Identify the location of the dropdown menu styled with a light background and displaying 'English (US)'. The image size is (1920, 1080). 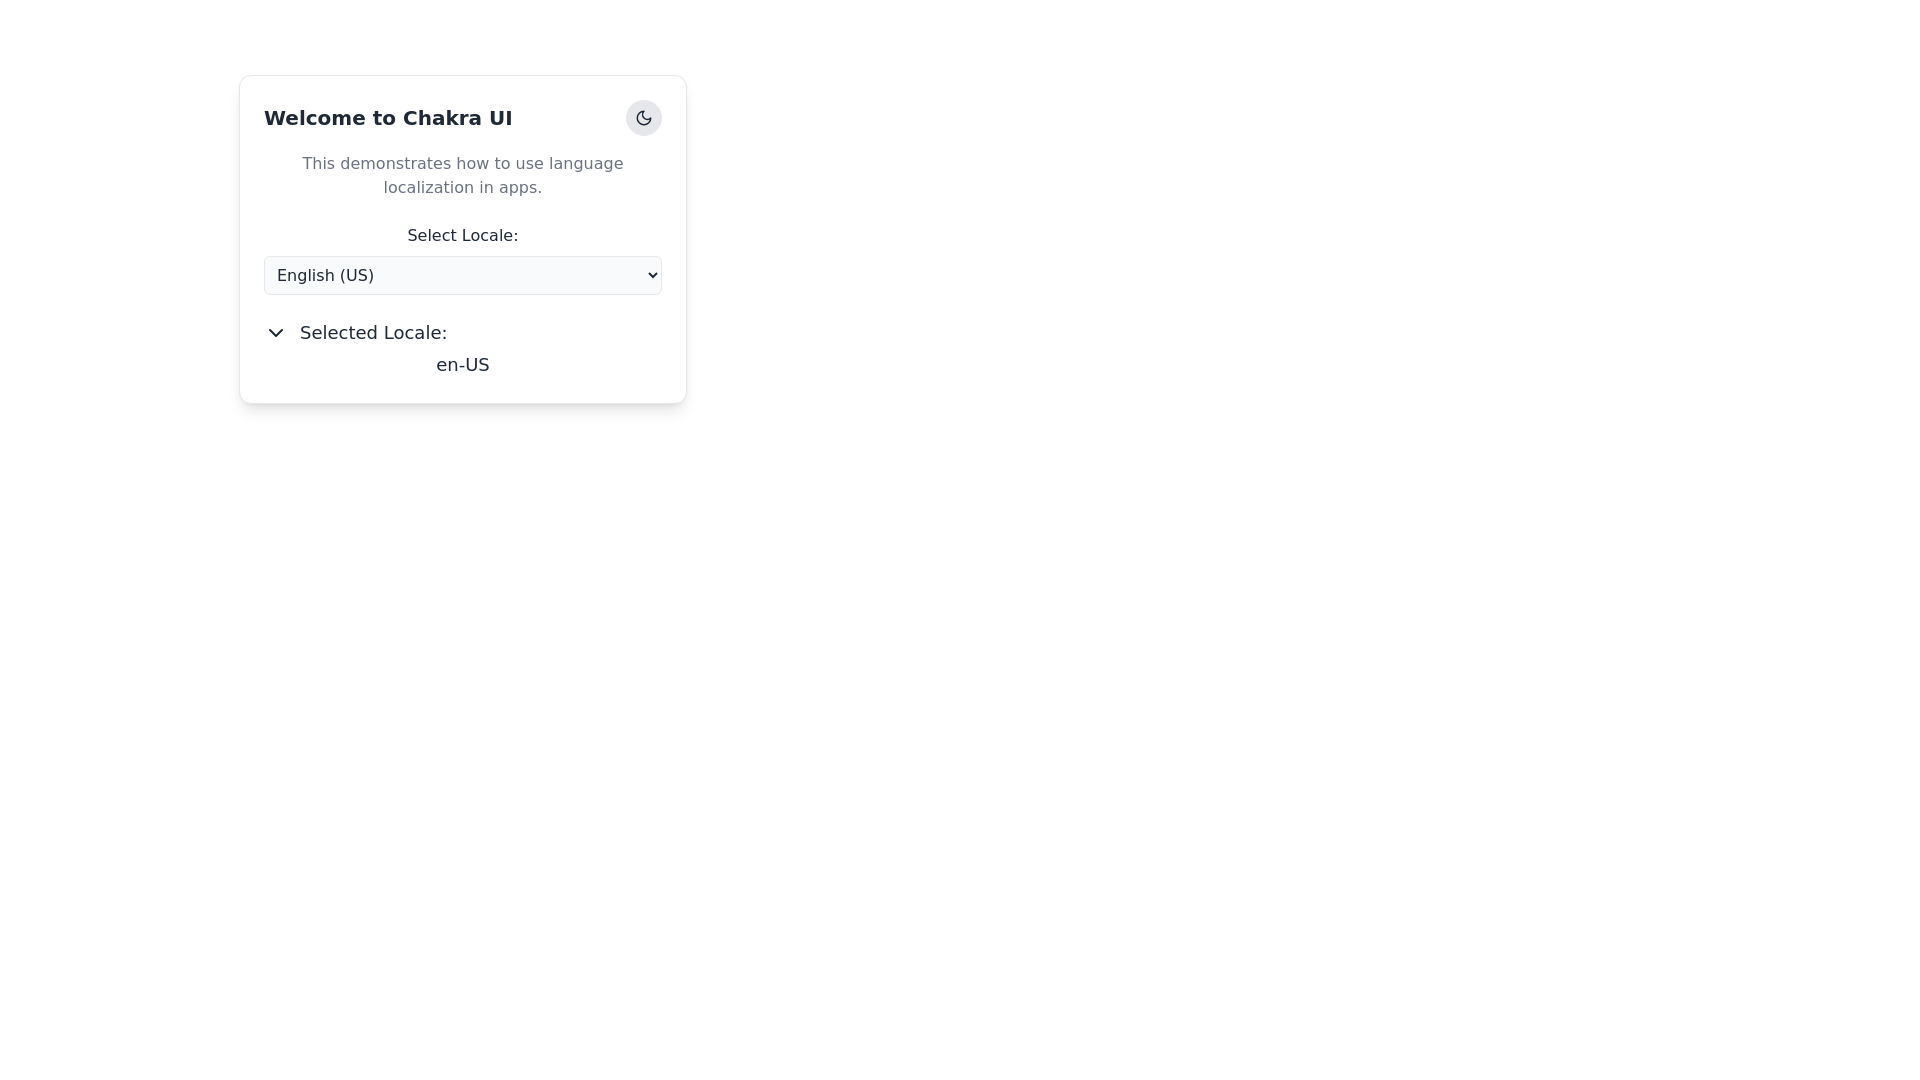
(461, 275).